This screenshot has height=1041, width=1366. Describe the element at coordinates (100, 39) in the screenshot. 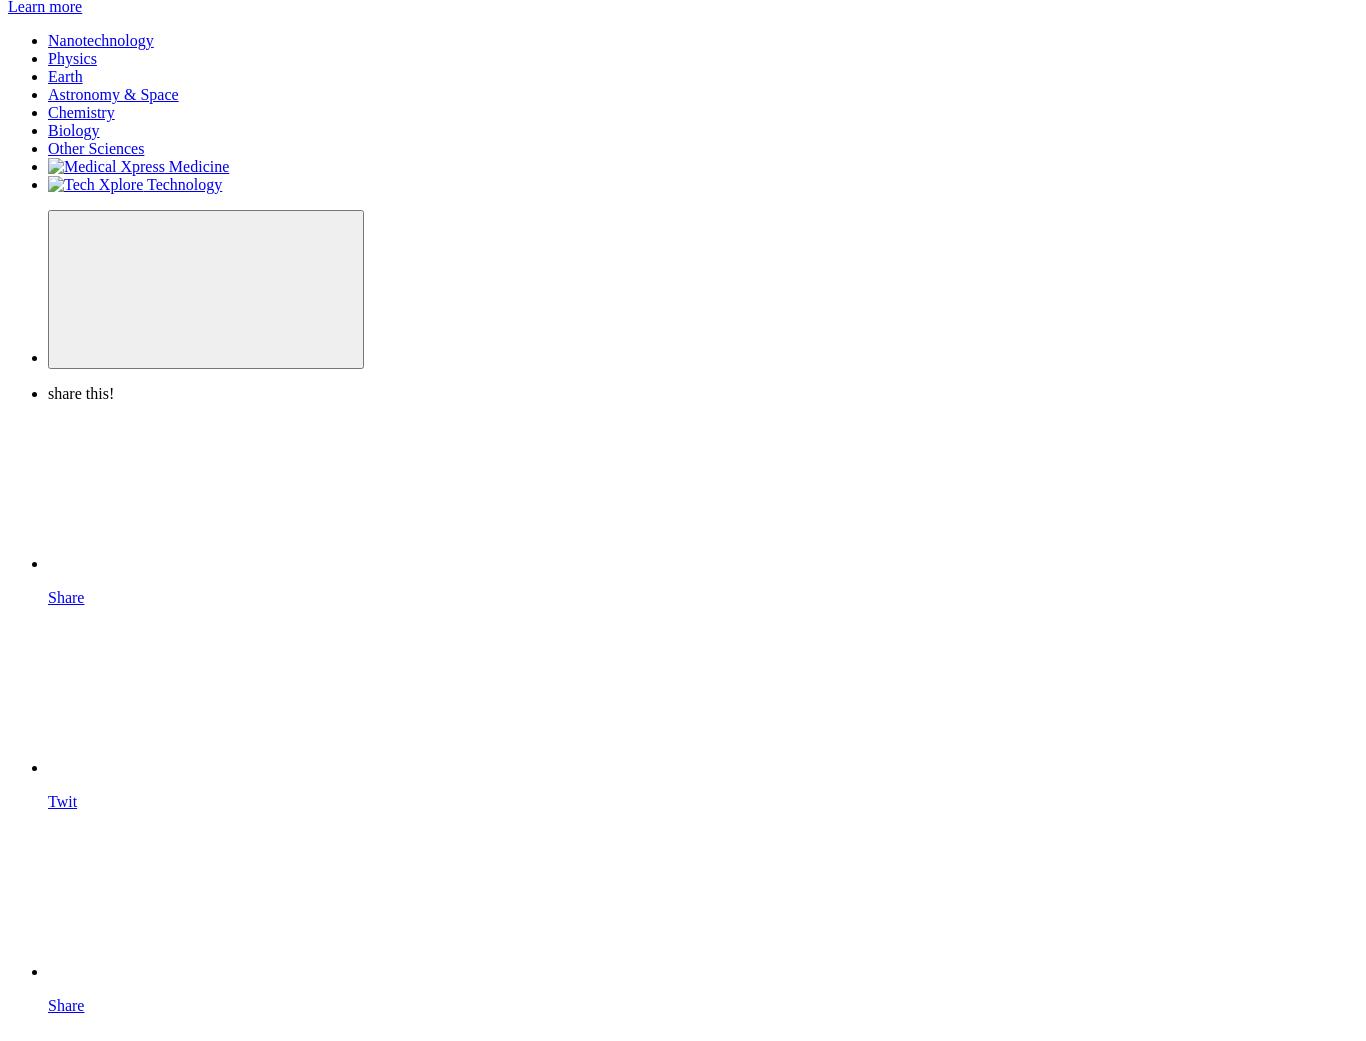

I see `'Nanotechnology'` at that location.